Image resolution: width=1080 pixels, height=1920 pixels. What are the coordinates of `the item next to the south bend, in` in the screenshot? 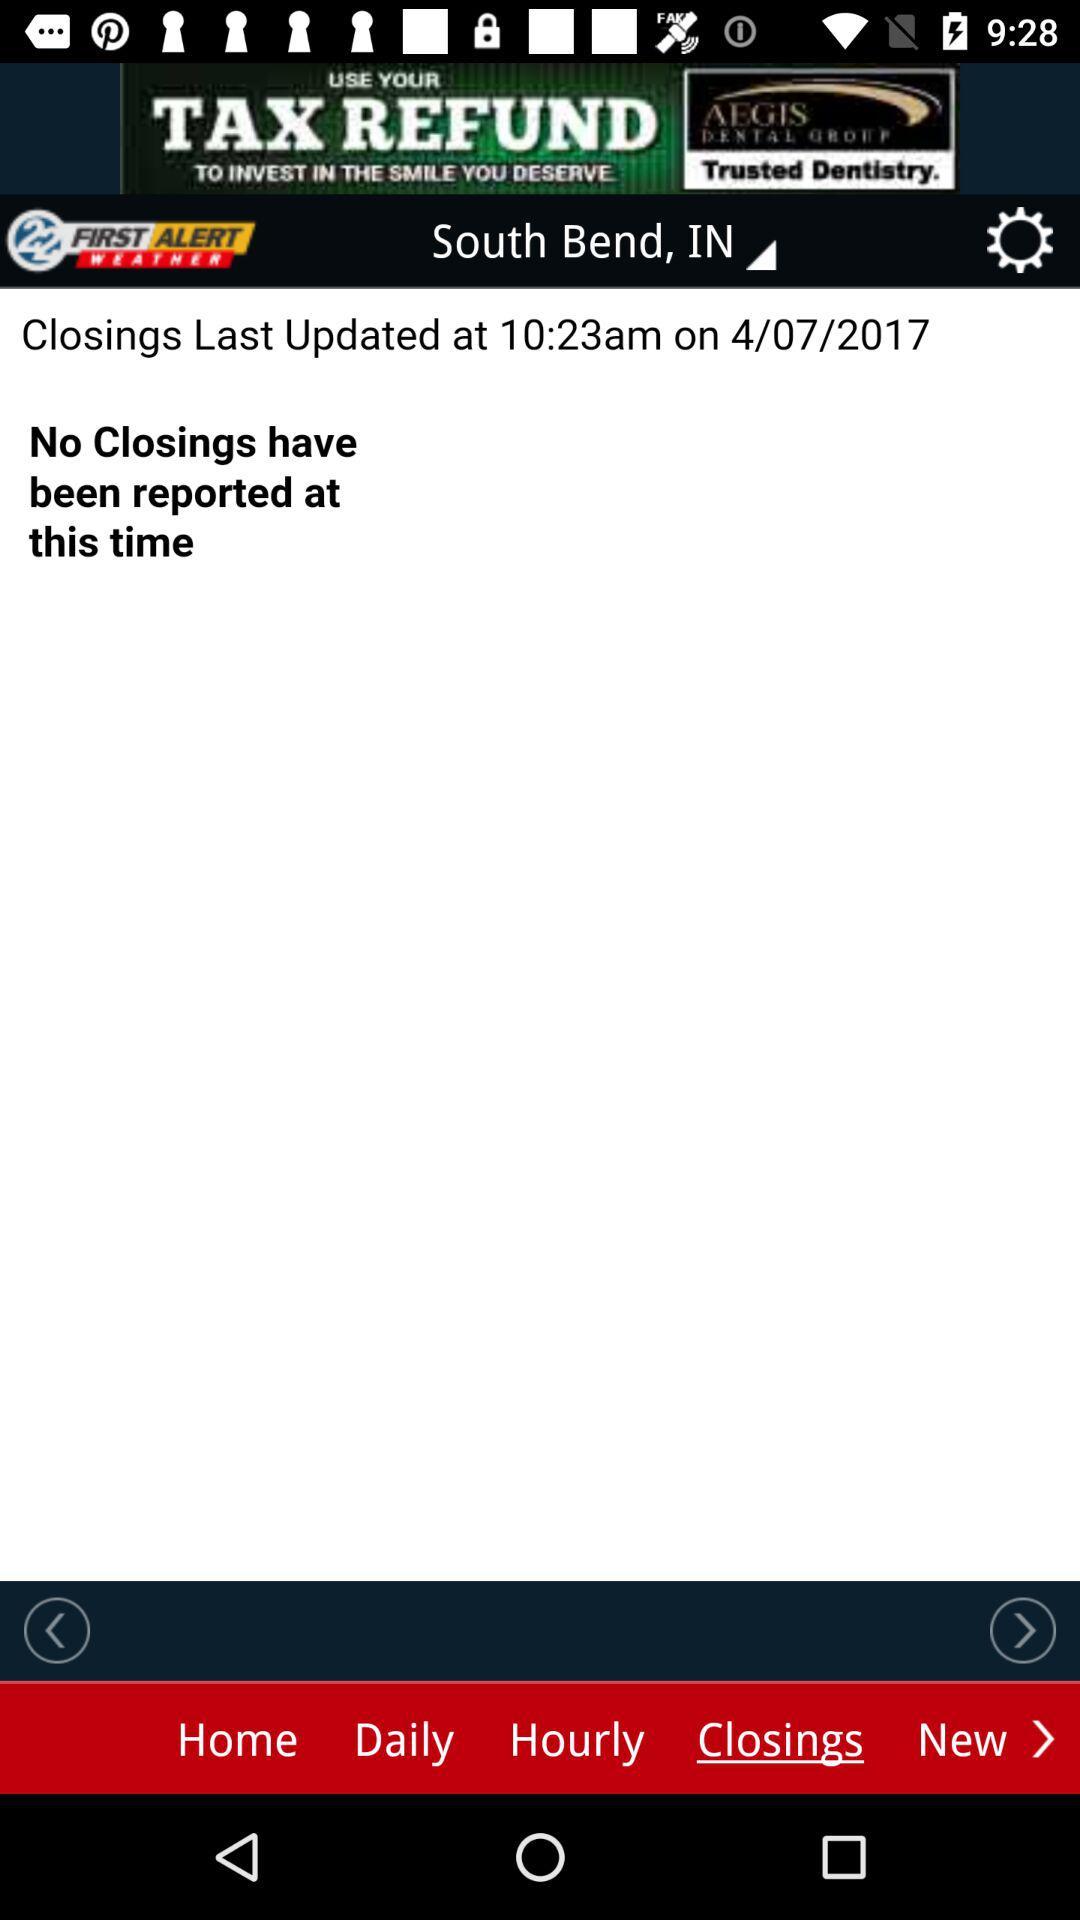 It's located at (131, 240).